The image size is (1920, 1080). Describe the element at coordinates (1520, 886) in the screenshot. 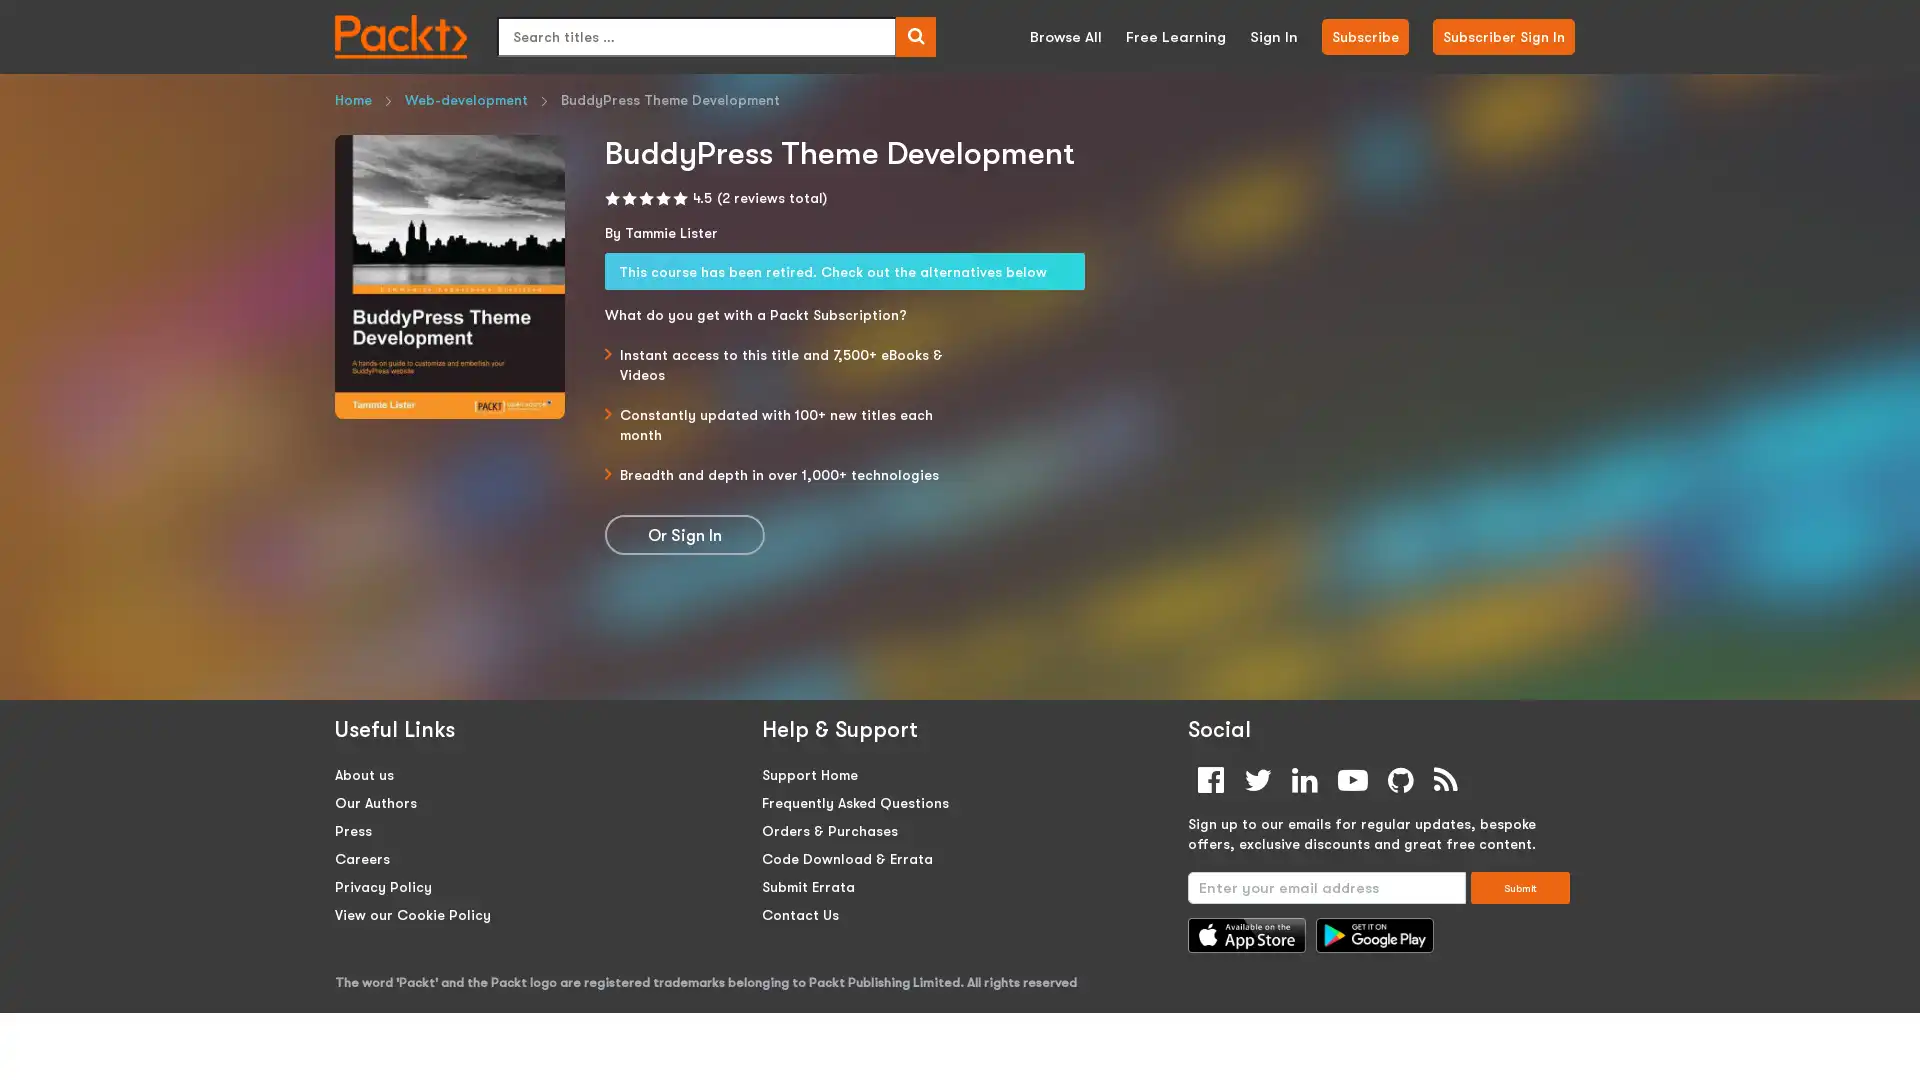

I see `Submit` at that location.